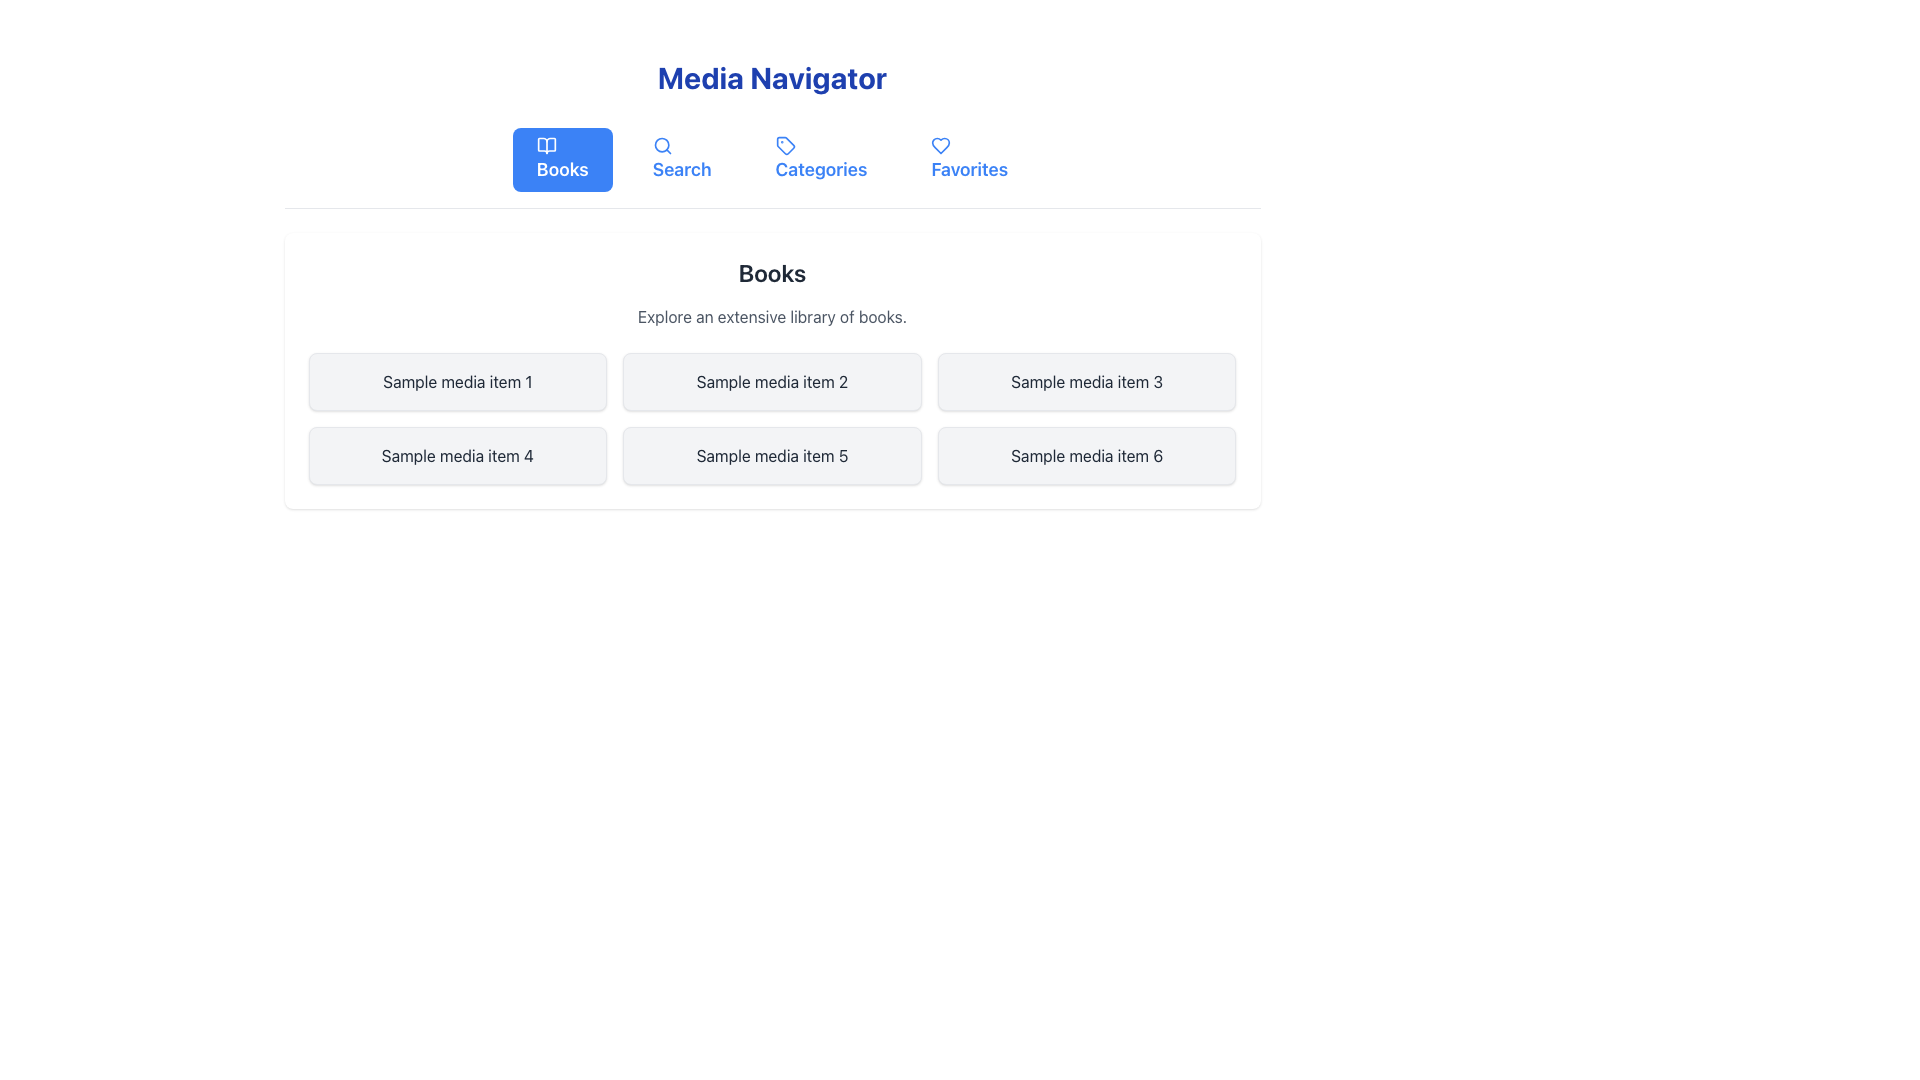 The height and width of the screenshot is (1080, 1920). I want to click on the first media item card labeled 'Sample media item 1' in the grid layout under the 'Books' section, so click(456, 381).